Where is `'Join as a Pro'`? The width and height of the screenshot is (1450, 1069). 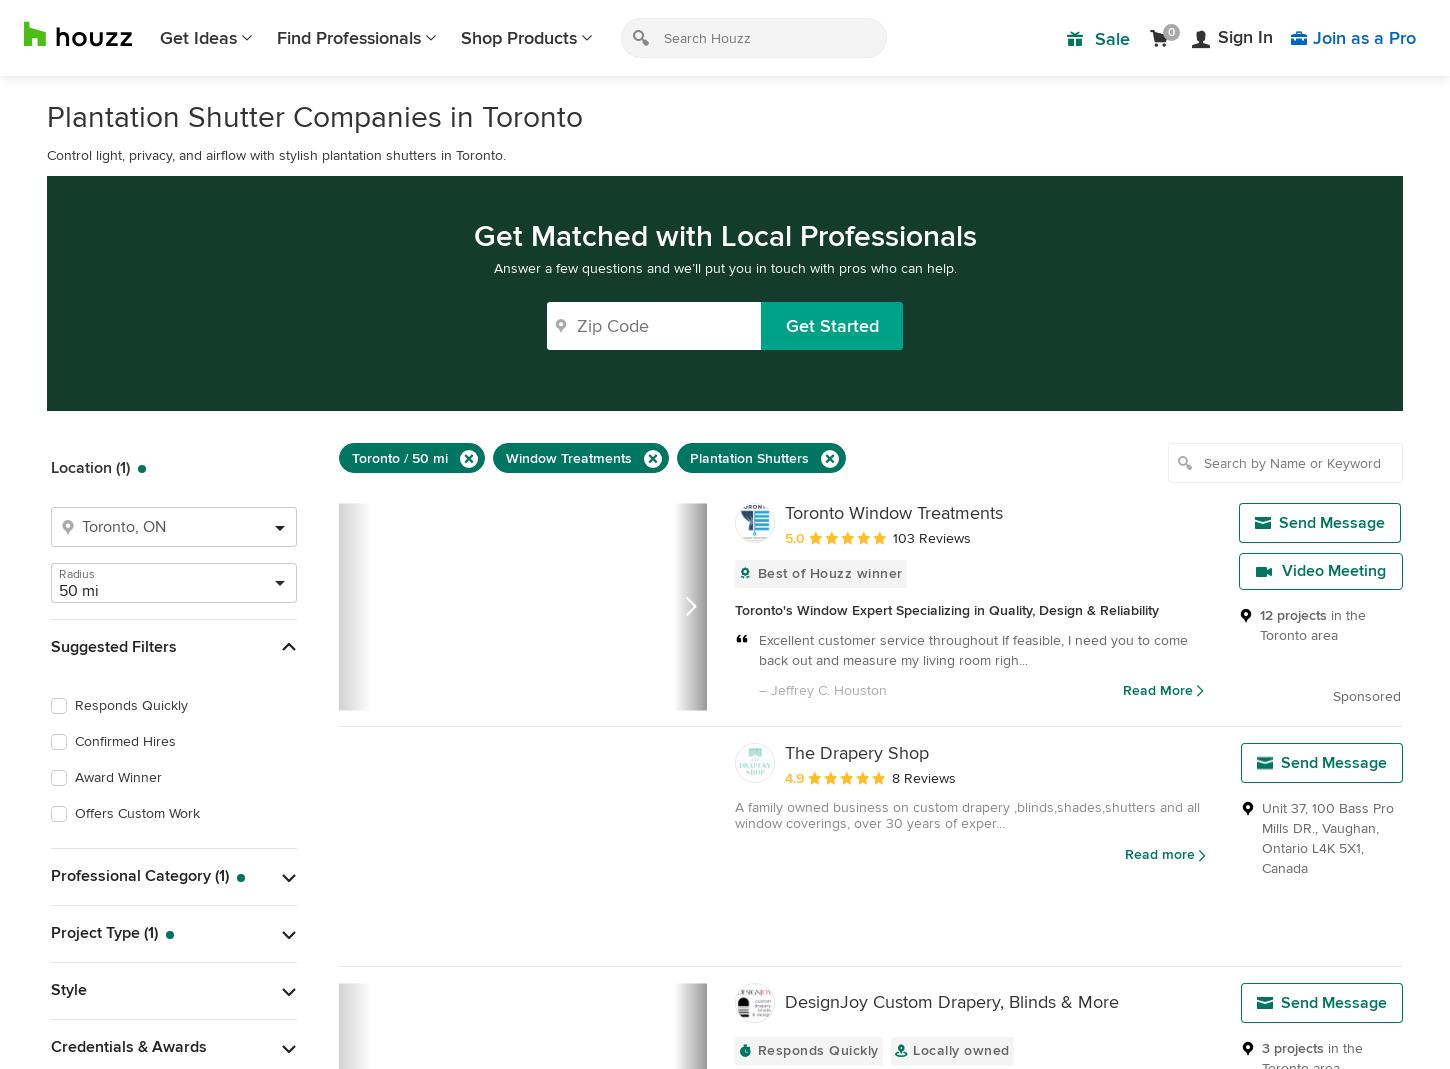 'Join as a Pro' is located at coordinates (1363, 36).